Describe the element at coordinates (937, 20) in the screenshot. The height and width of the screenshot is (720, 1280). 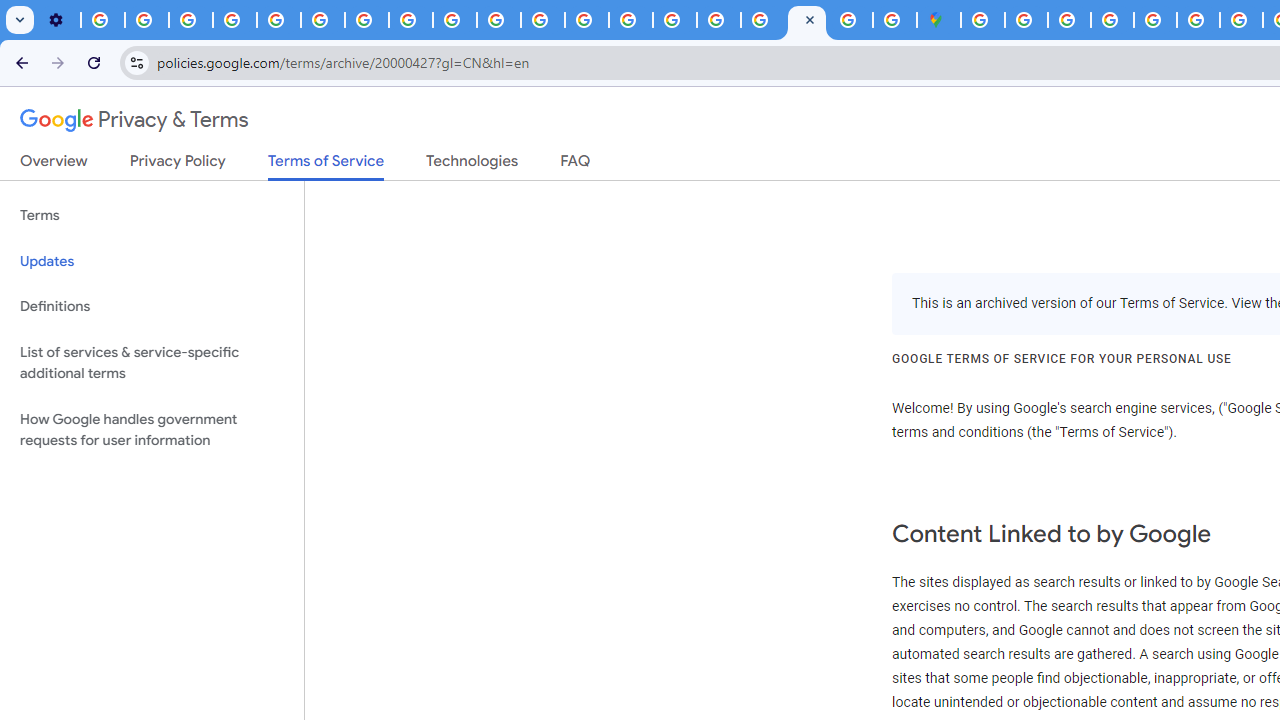
I see `'Google Maps'` at that location.